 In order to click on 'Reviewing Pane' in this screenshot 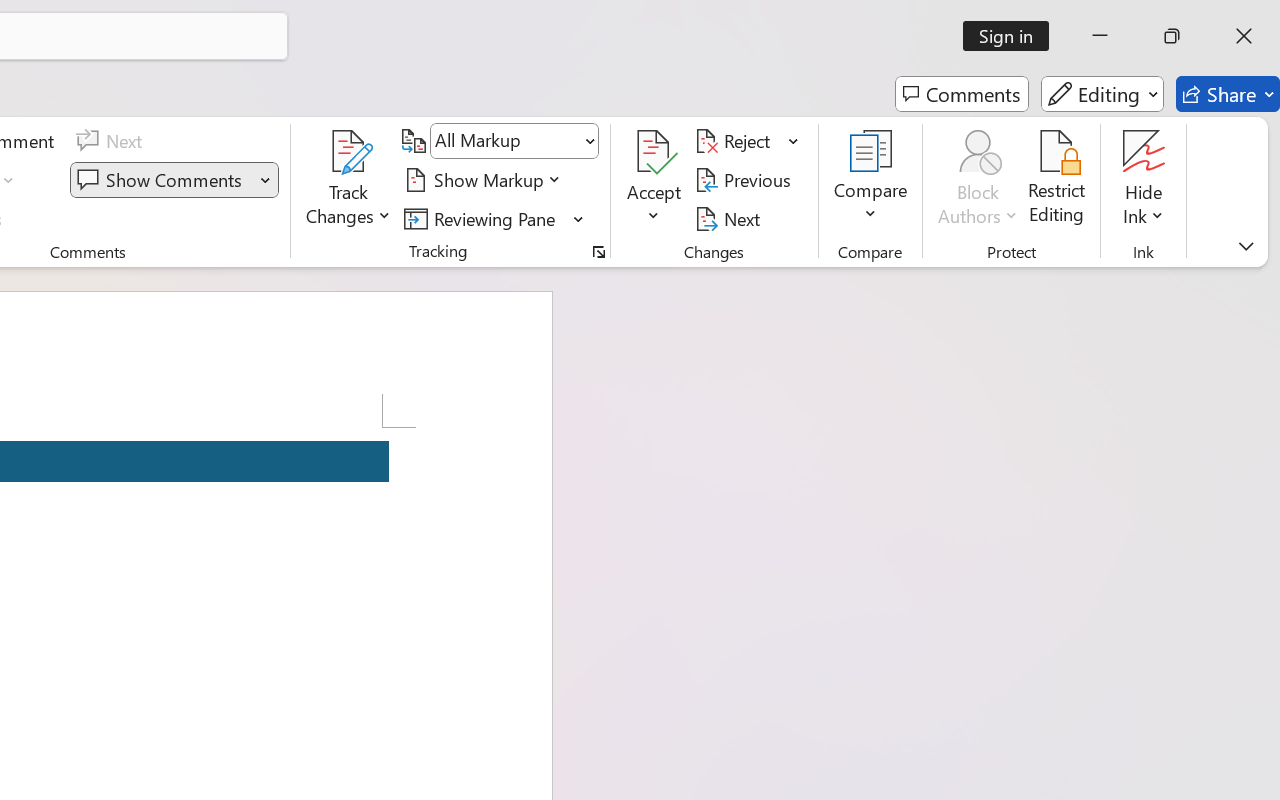, I will do `click(483, 218)`.